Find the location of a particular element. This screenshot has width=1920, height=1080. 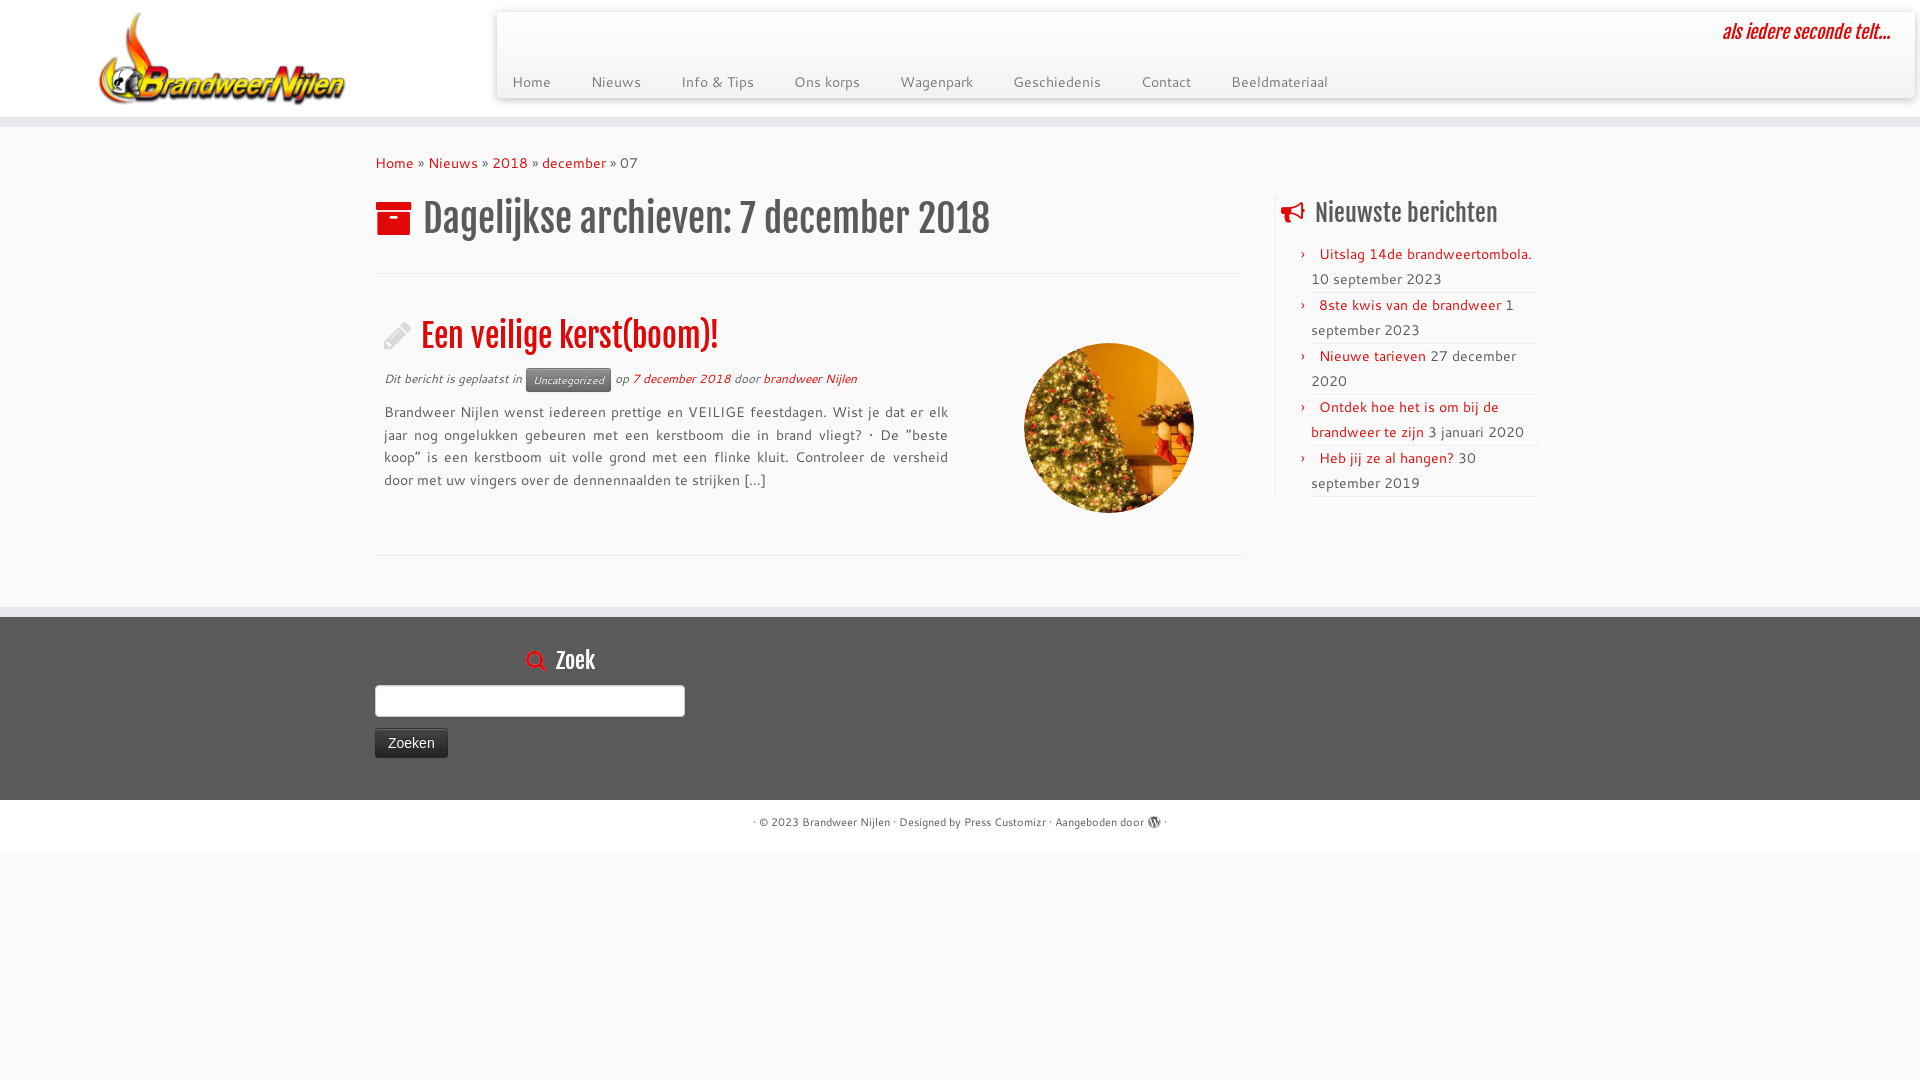

'Uncategorized' is located at coordinates (567, 380).